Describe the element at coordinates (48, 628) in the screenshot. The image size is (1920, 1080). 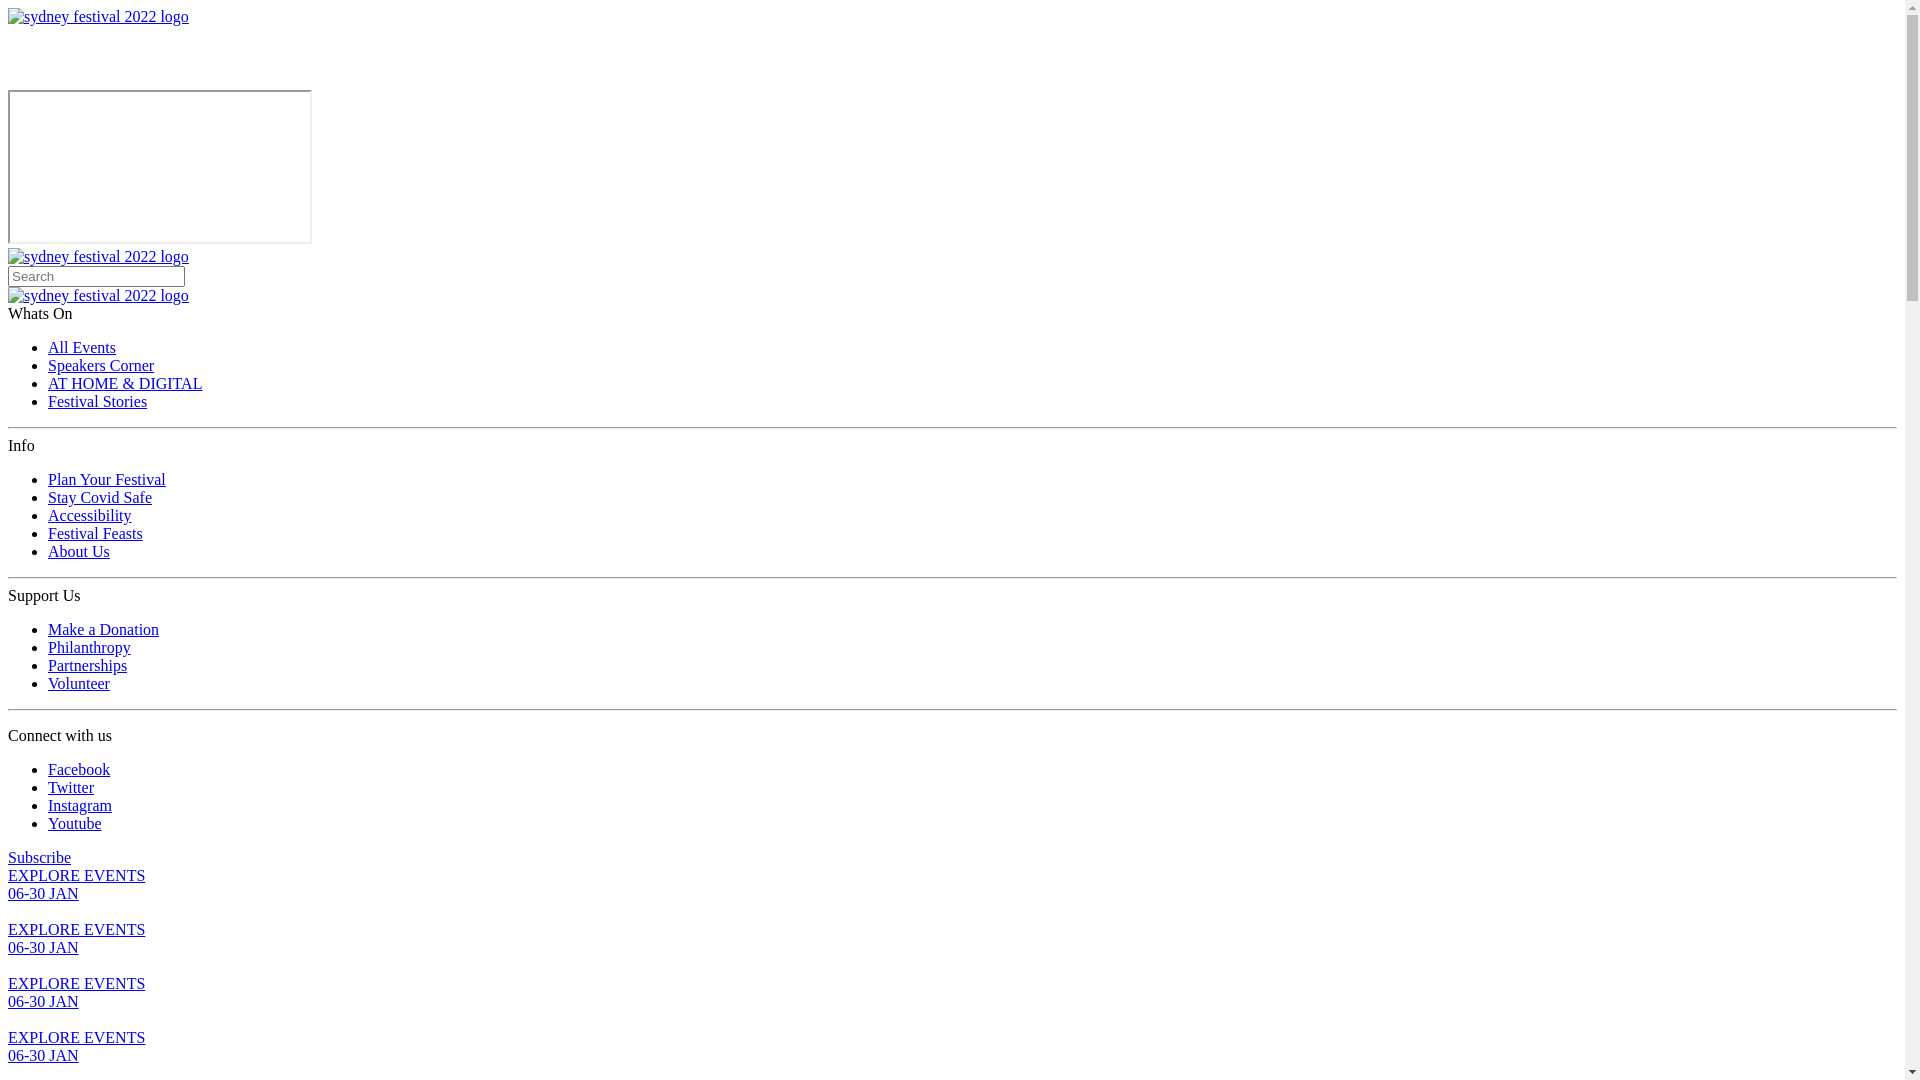
I see `'Make a Donation'` at that location.